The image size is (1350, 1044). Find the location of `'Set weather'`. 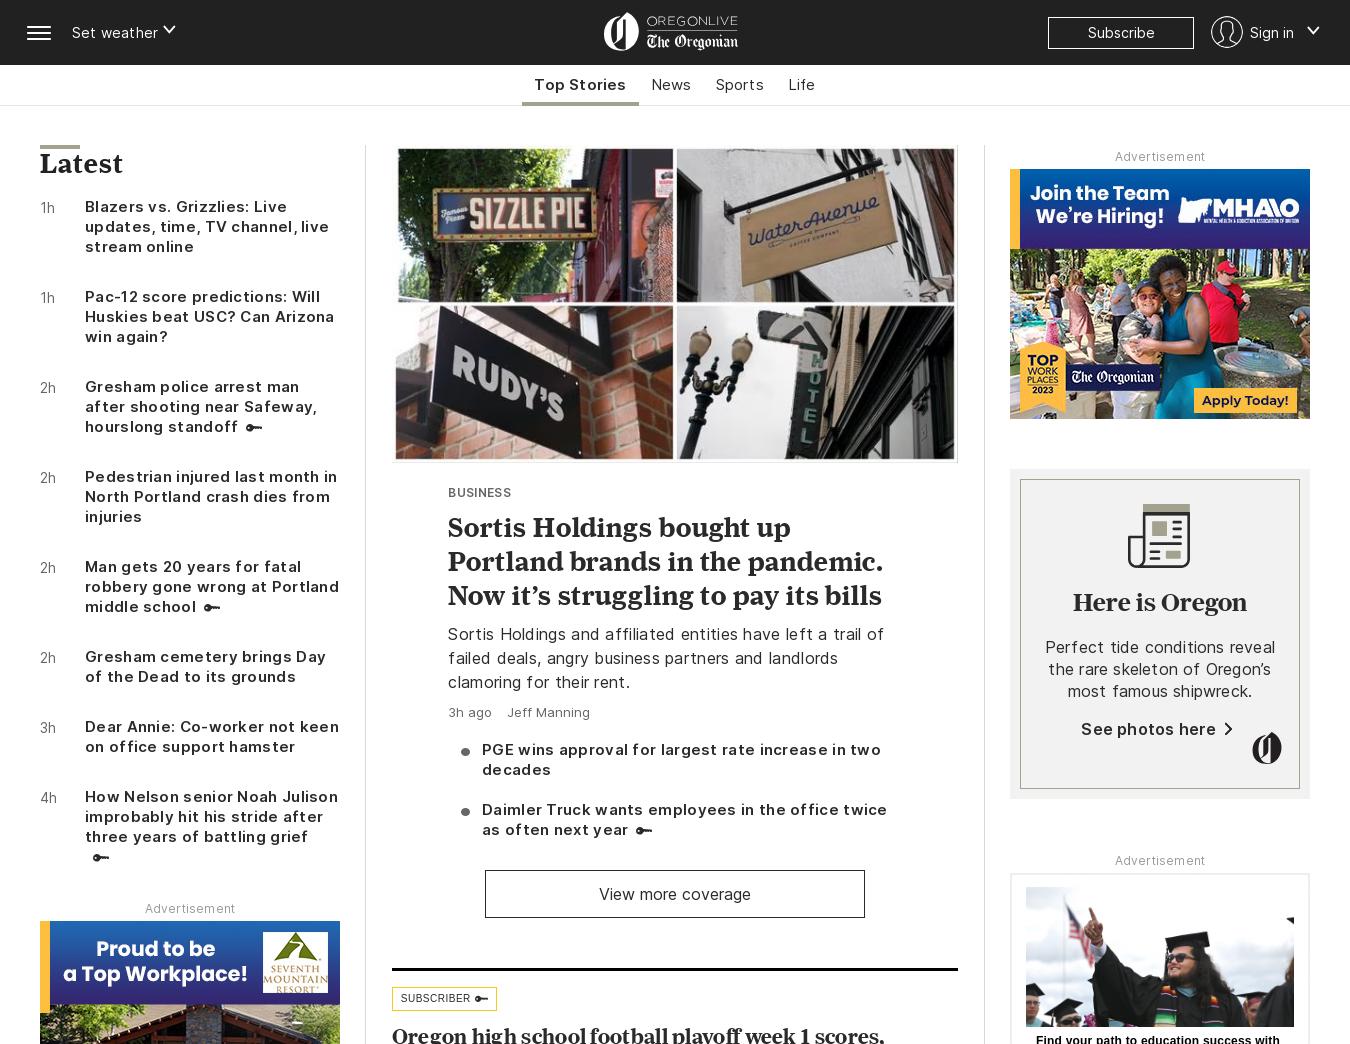

'Set weather' is located at coordinates (115, 31).